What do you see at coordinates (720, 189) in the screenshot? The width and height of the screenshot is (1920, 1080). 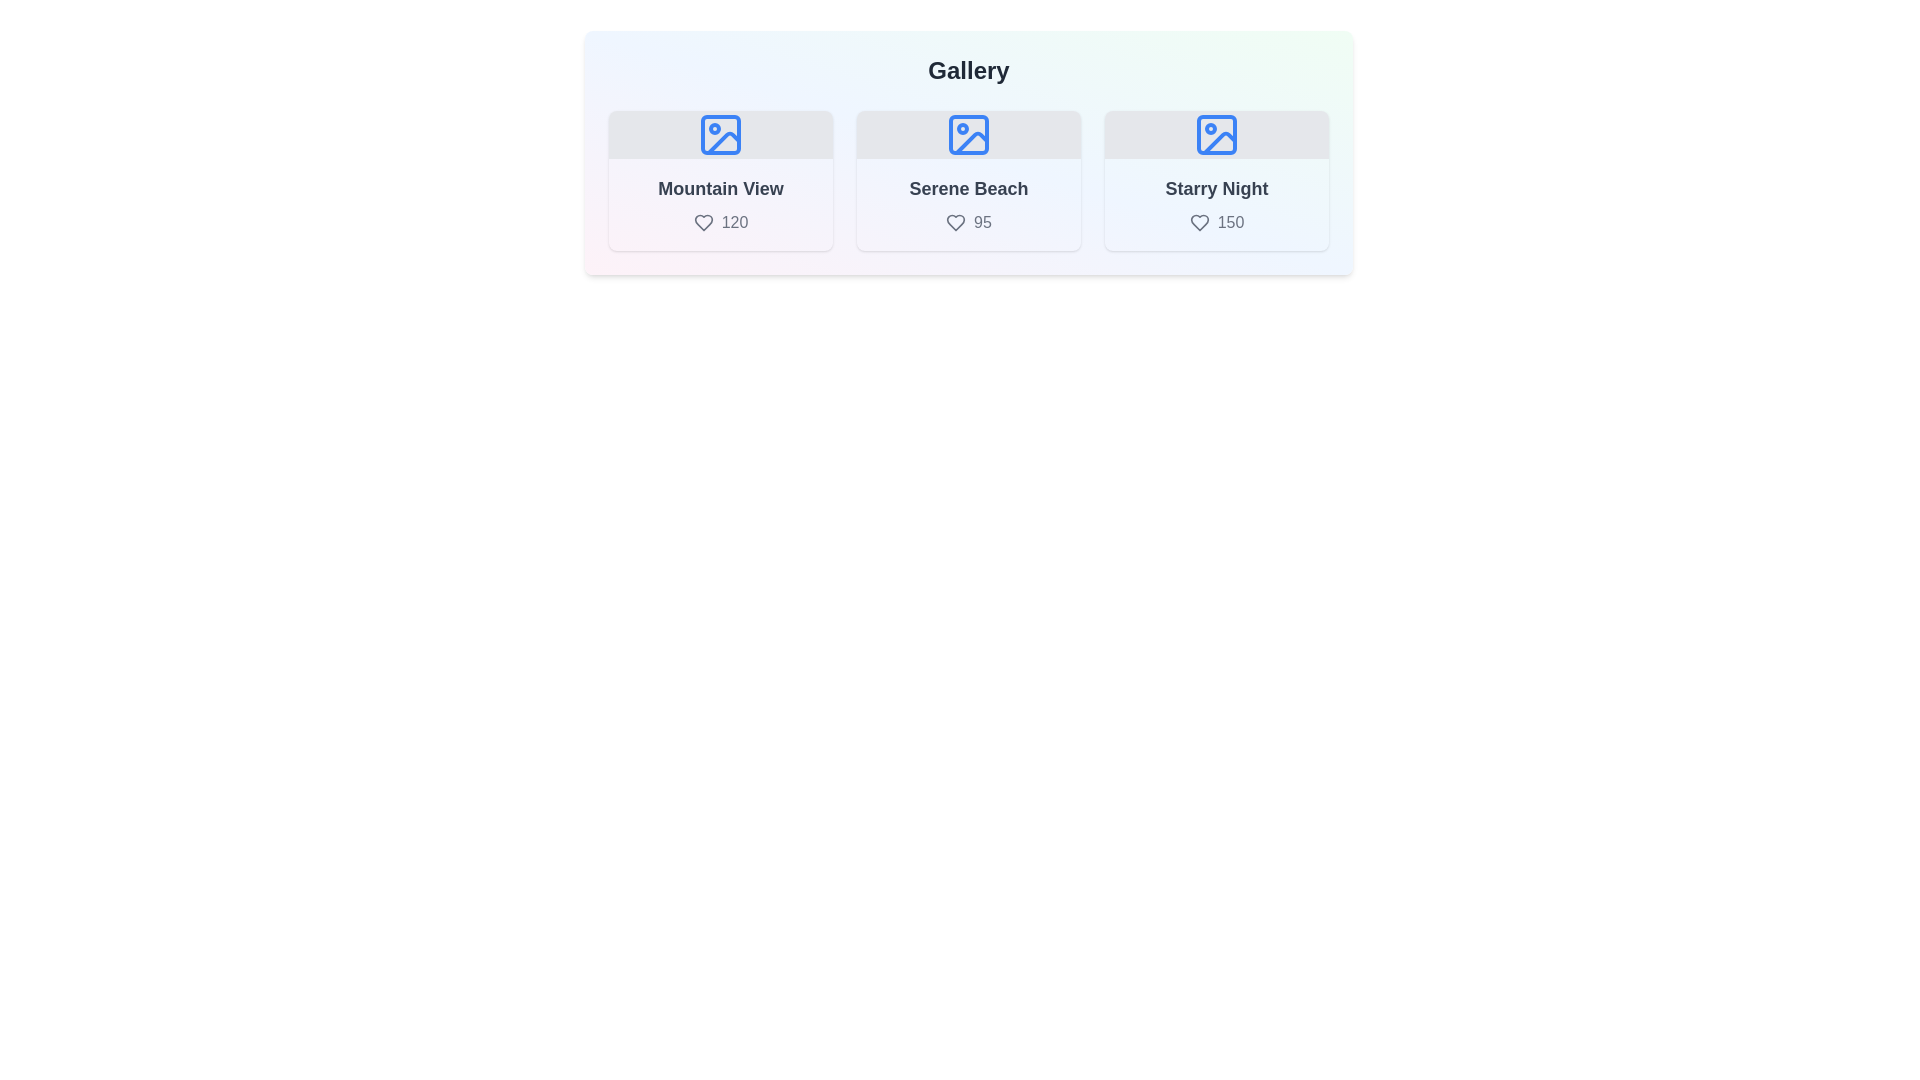 I see `the title of the item Mountain View to select it` at bounding box center [720, 189].